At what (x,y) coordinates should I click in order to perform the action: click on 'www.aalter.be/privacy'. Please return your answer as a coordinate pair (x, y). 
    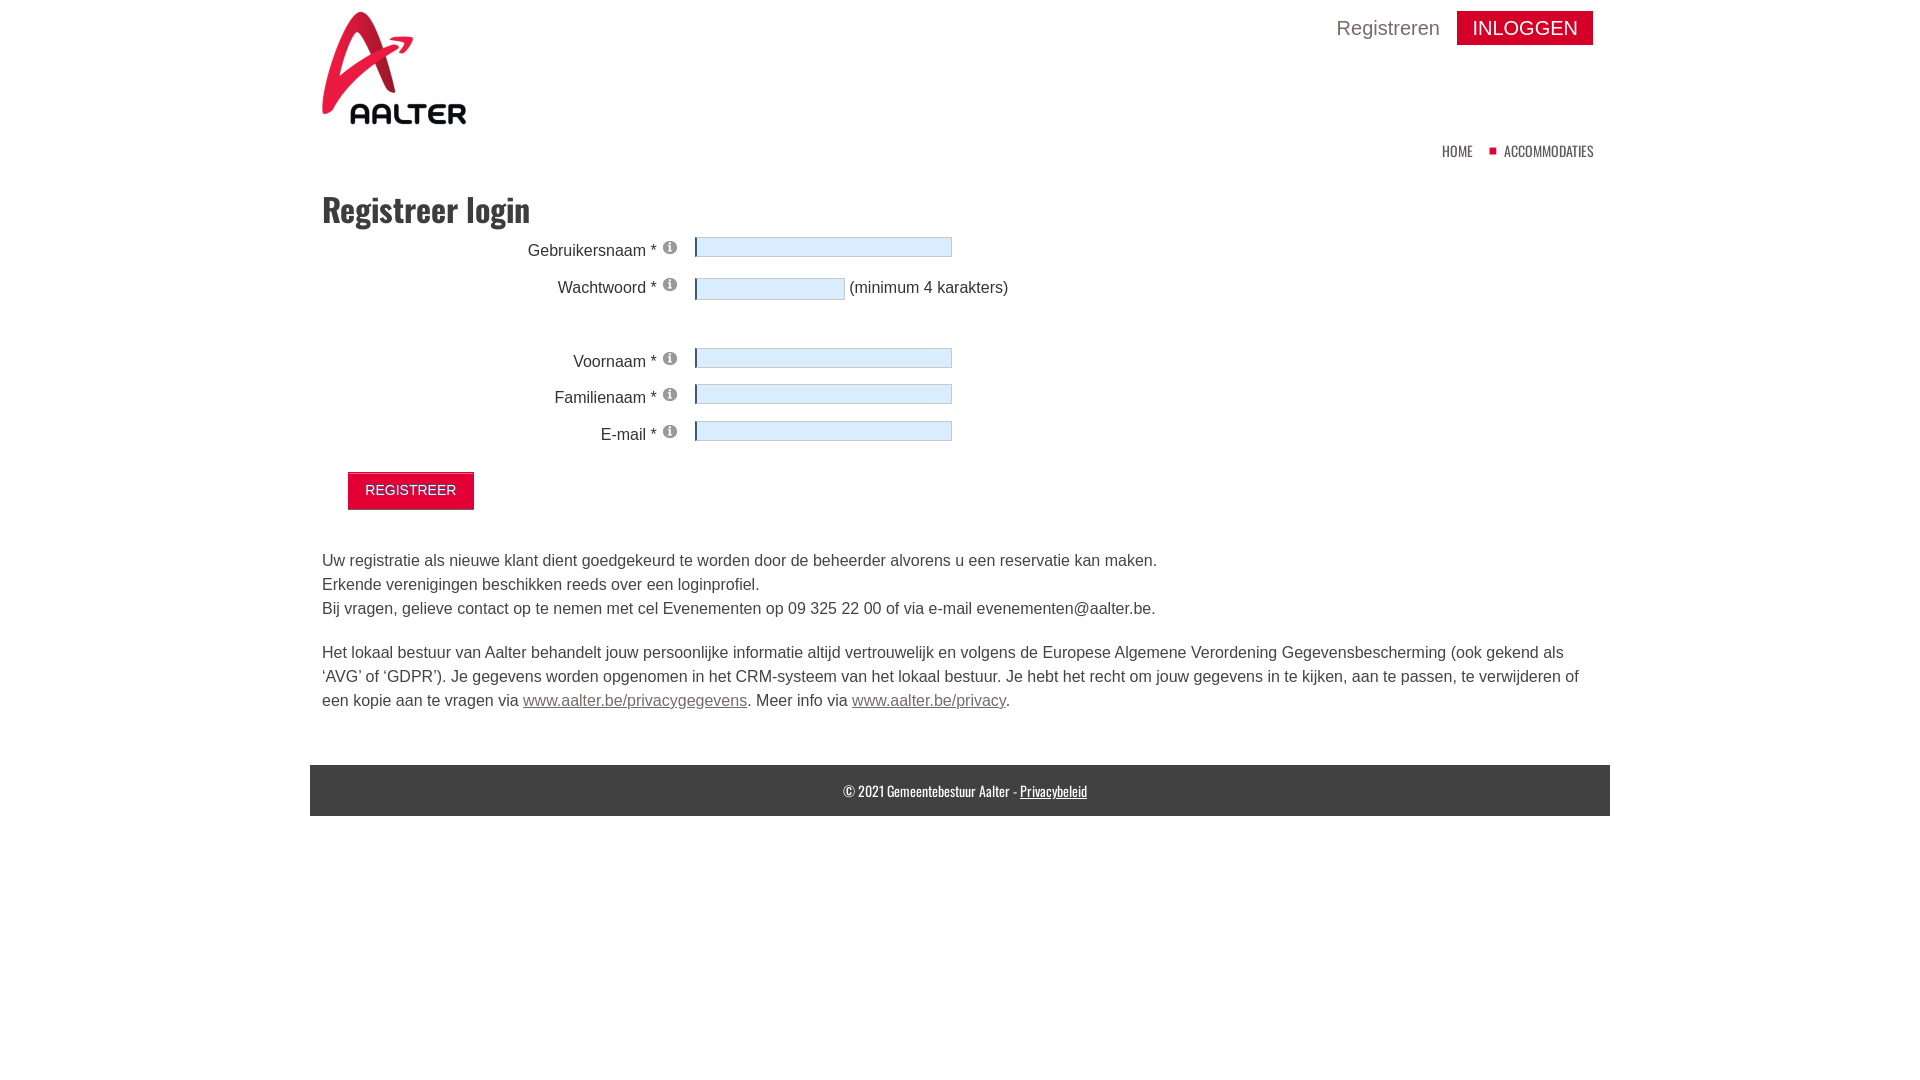
    Looking at the image, I should click on (928, 699).